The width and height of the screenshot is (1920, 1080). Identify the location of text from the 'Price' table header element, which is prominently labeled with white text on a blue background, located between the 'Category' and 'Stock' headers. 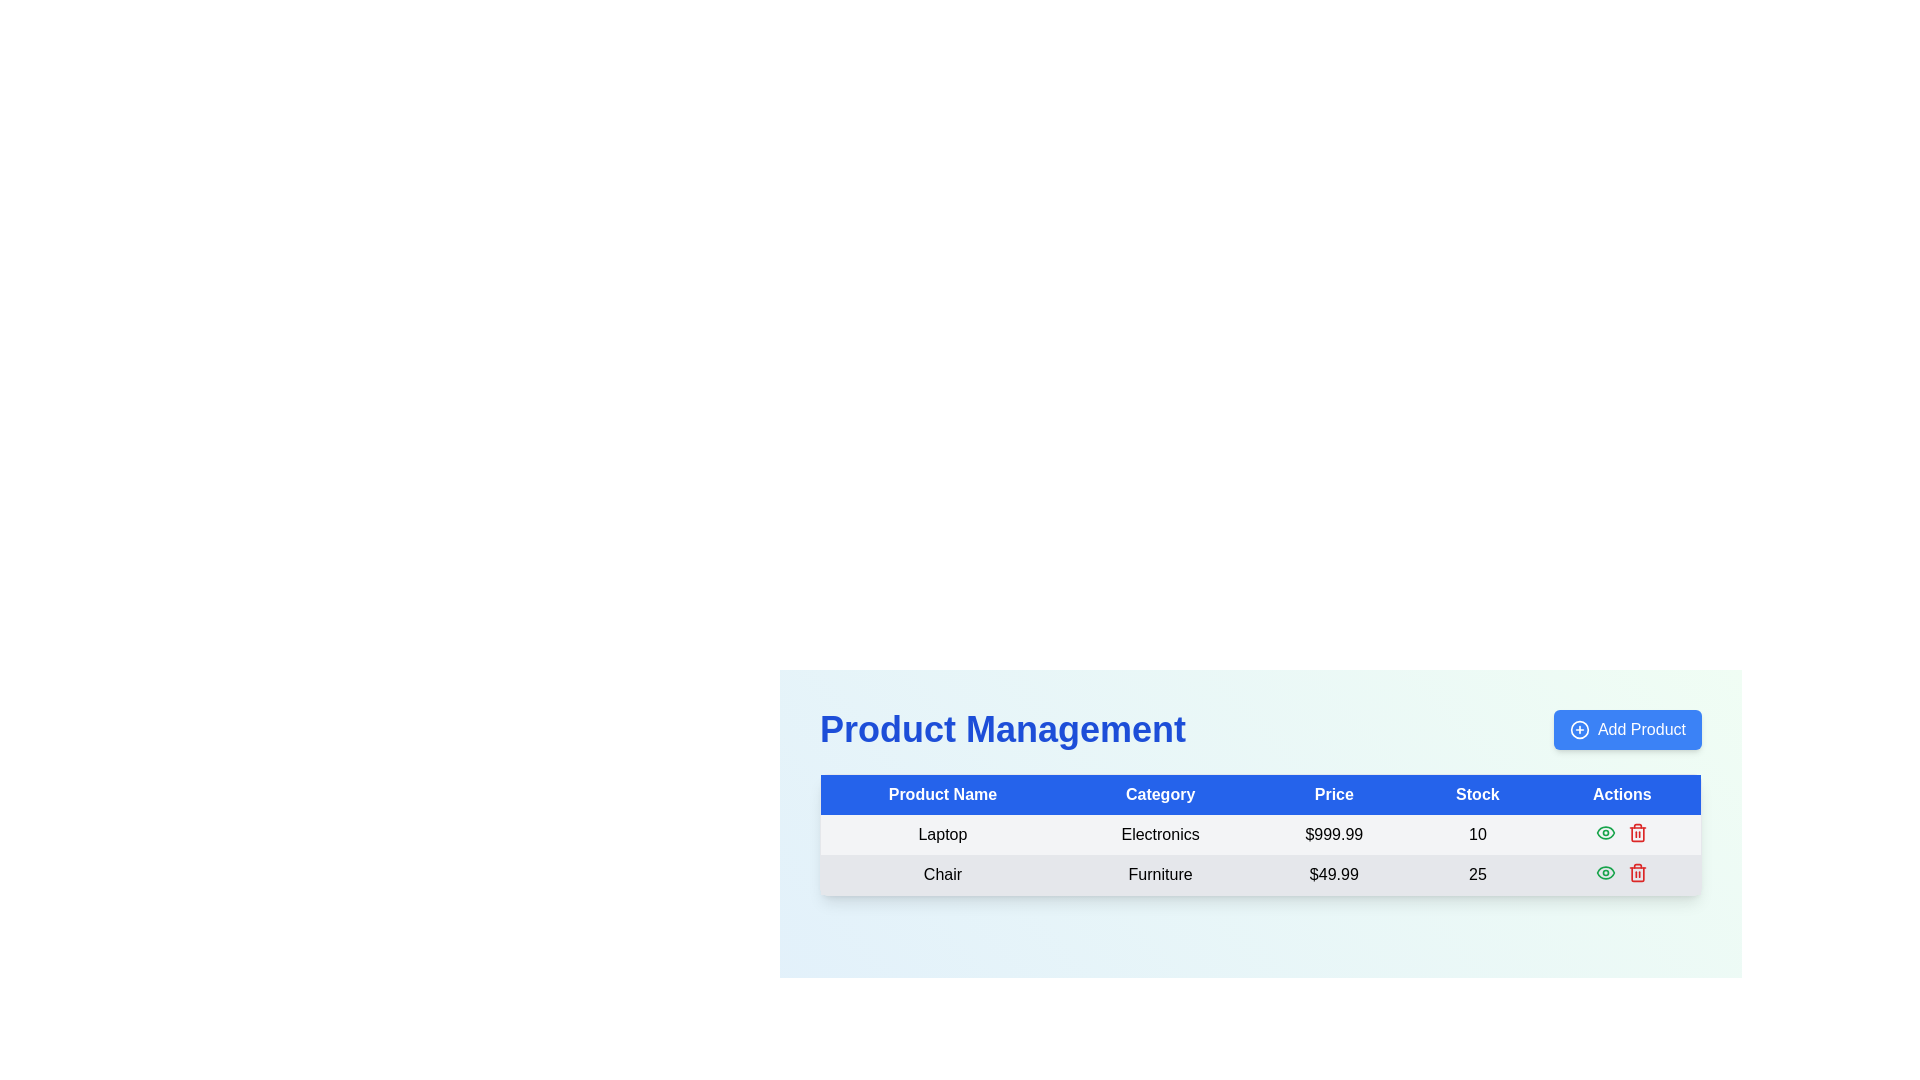
(1334, 793).